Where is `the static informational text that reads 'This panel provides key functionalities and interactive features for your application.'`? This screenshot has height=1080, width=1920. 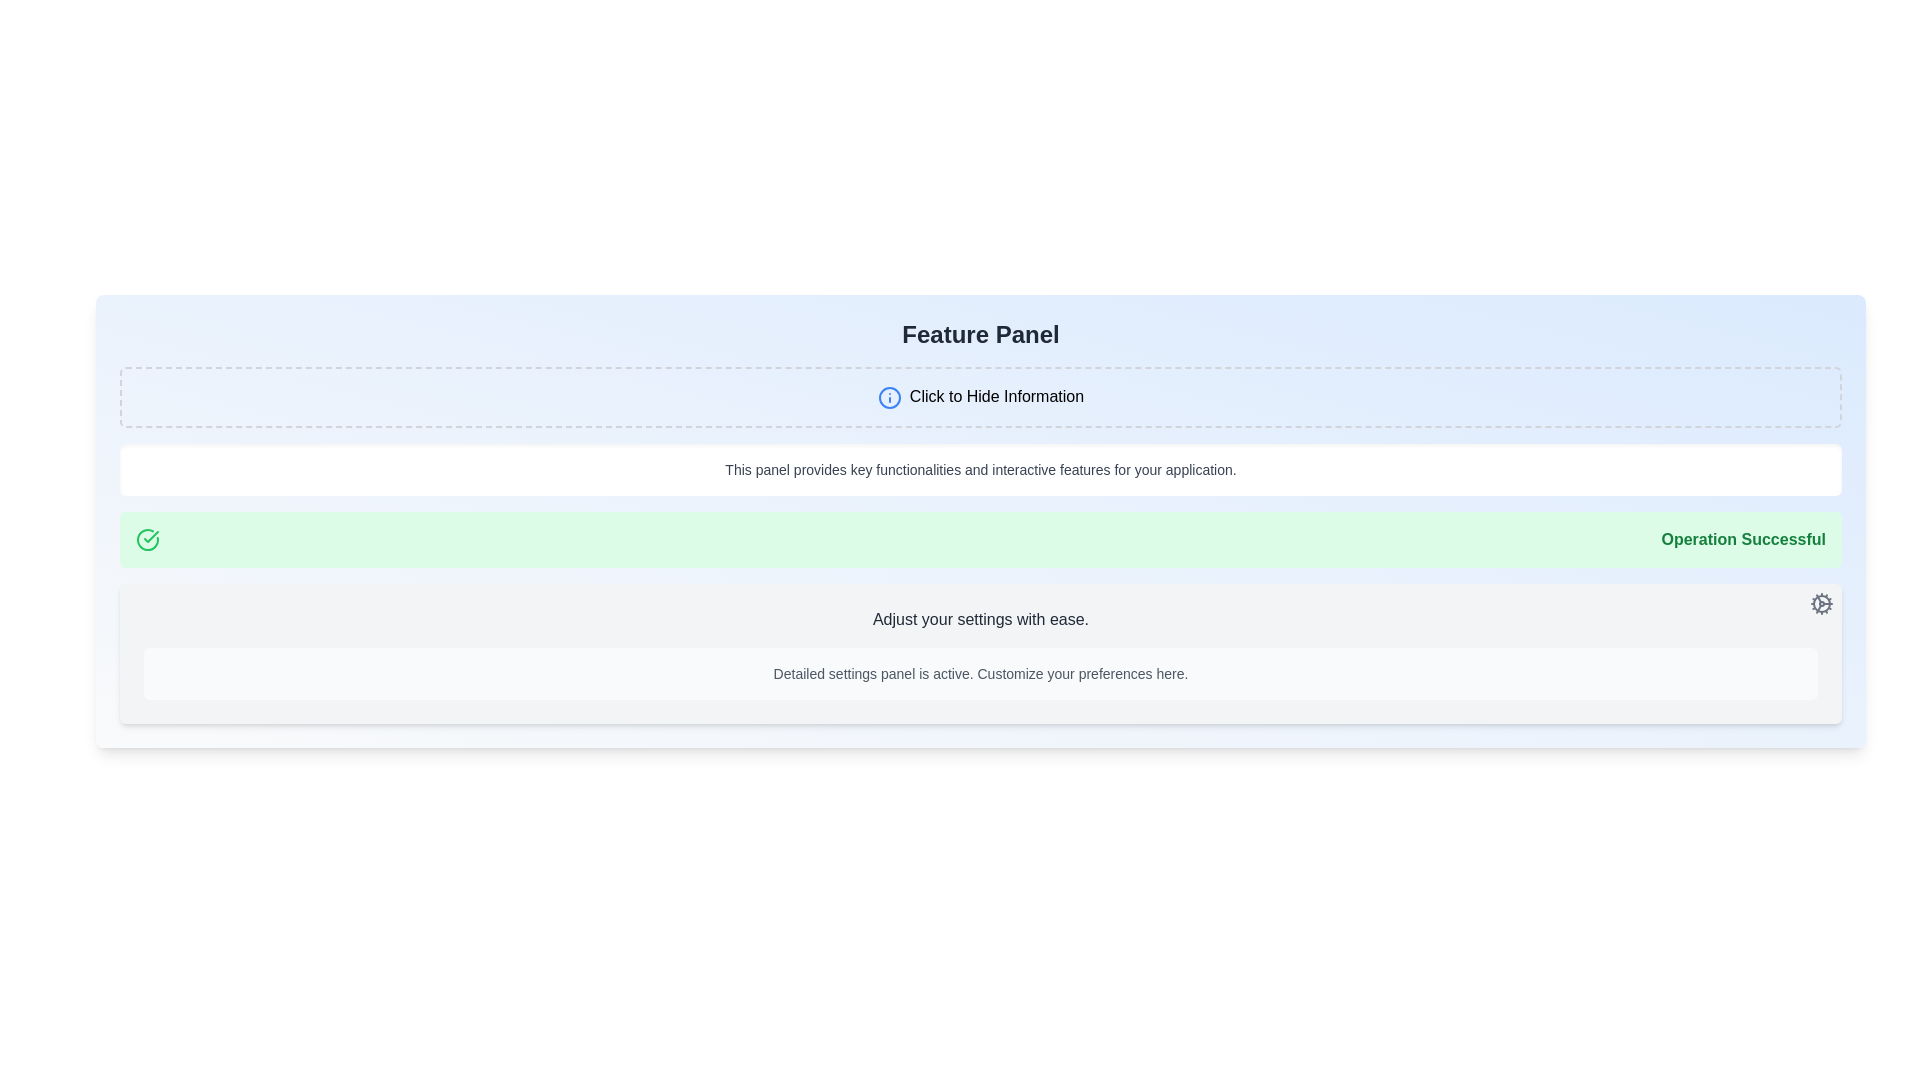 the static informational text that reads 'This panel provides key functionalities and interactive features for your application.' is located at coordinates (980, 469).